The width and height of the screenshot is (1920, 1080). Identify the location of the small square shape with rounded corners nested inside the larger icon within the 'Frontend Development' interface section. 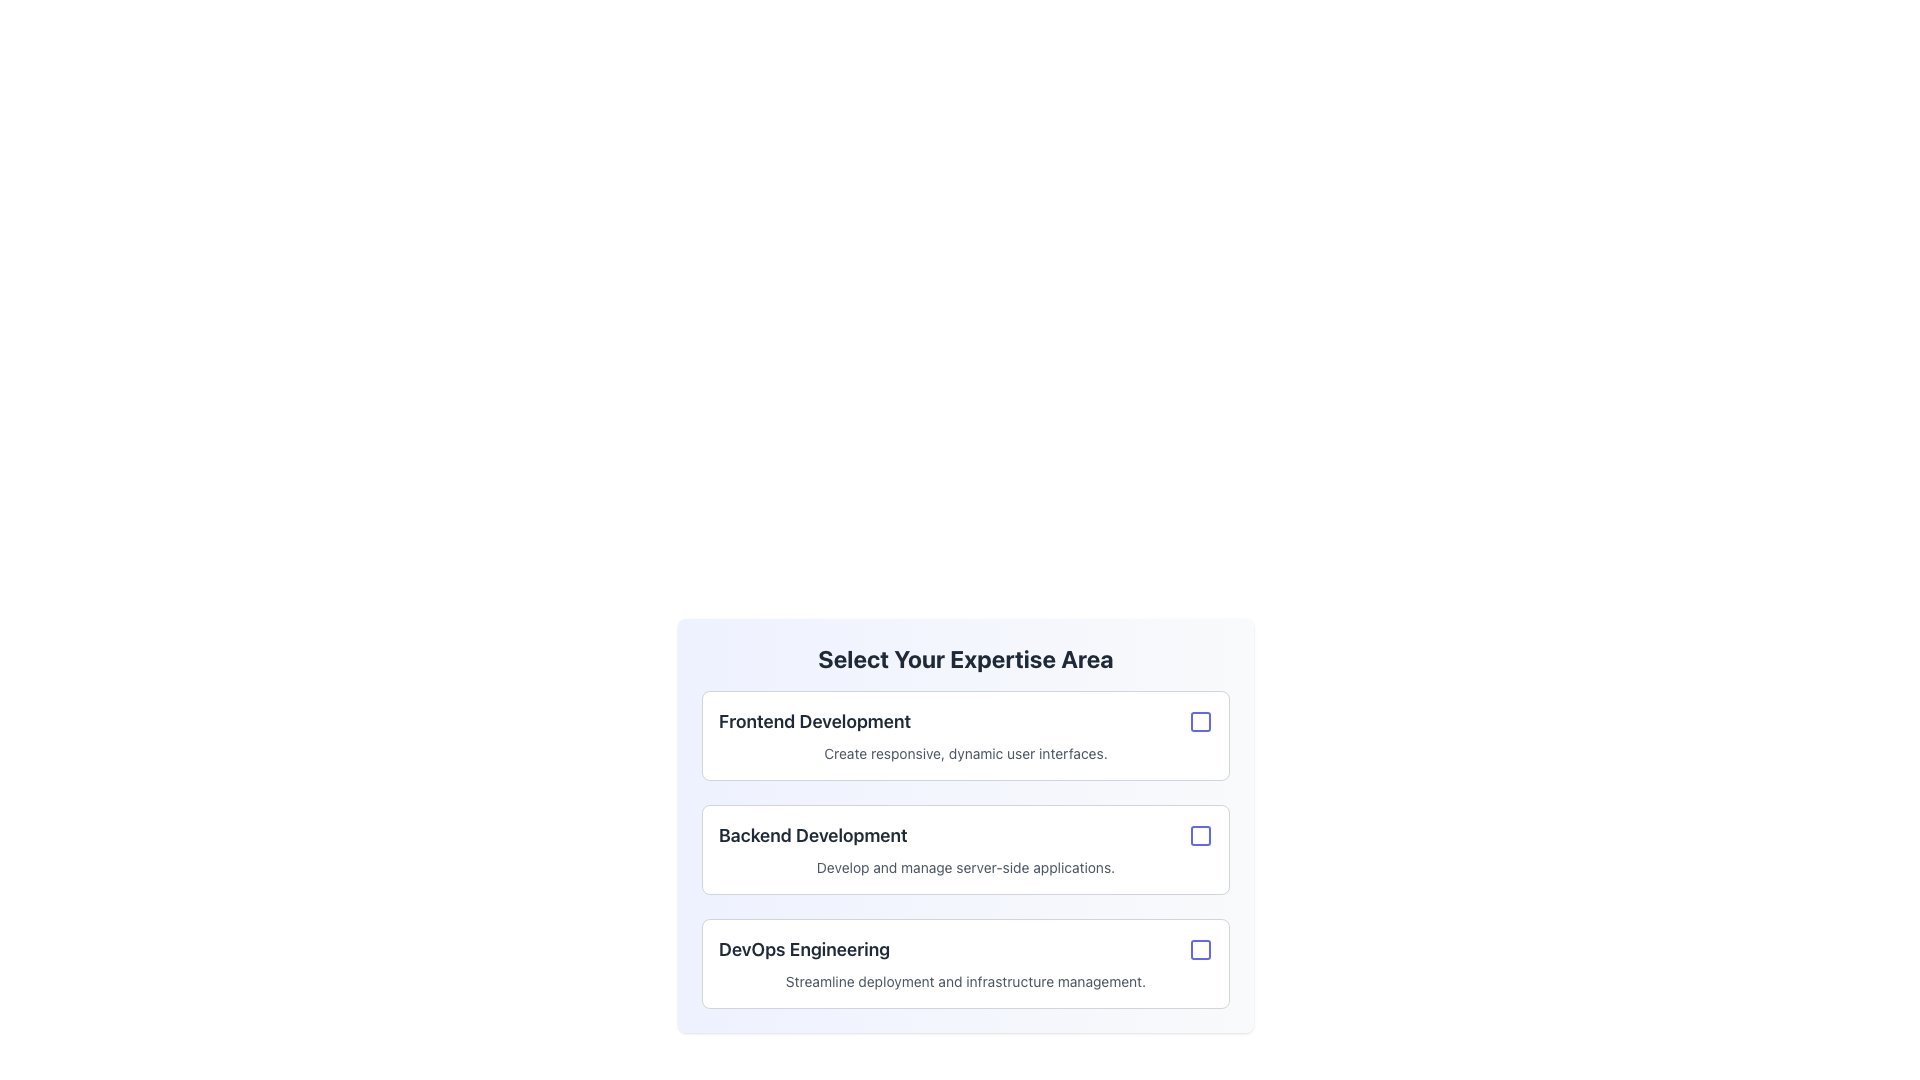
(1200, 721).